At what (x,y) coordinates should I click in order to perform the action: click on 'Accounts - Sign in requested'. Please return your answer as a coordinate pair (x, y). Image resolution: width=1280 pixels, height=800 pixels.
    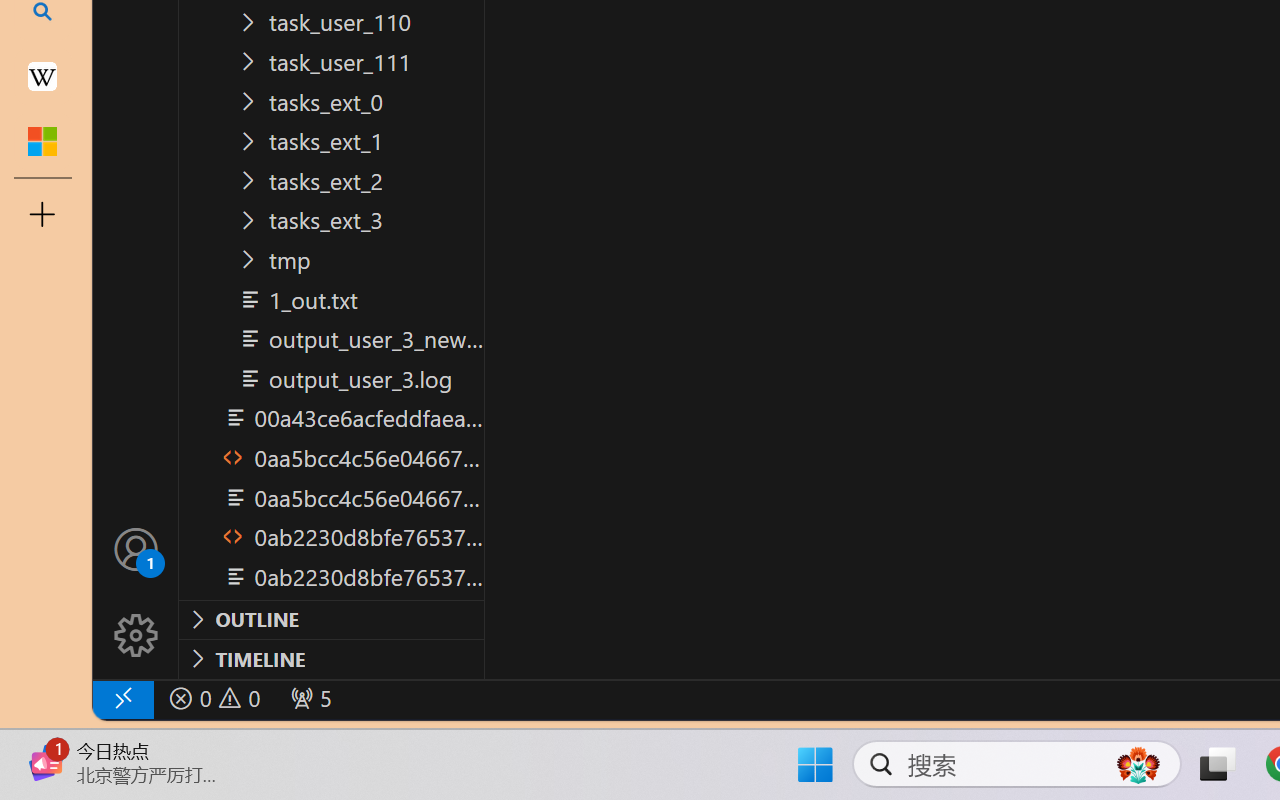
    Looking at the image, I should click on (134, 548).